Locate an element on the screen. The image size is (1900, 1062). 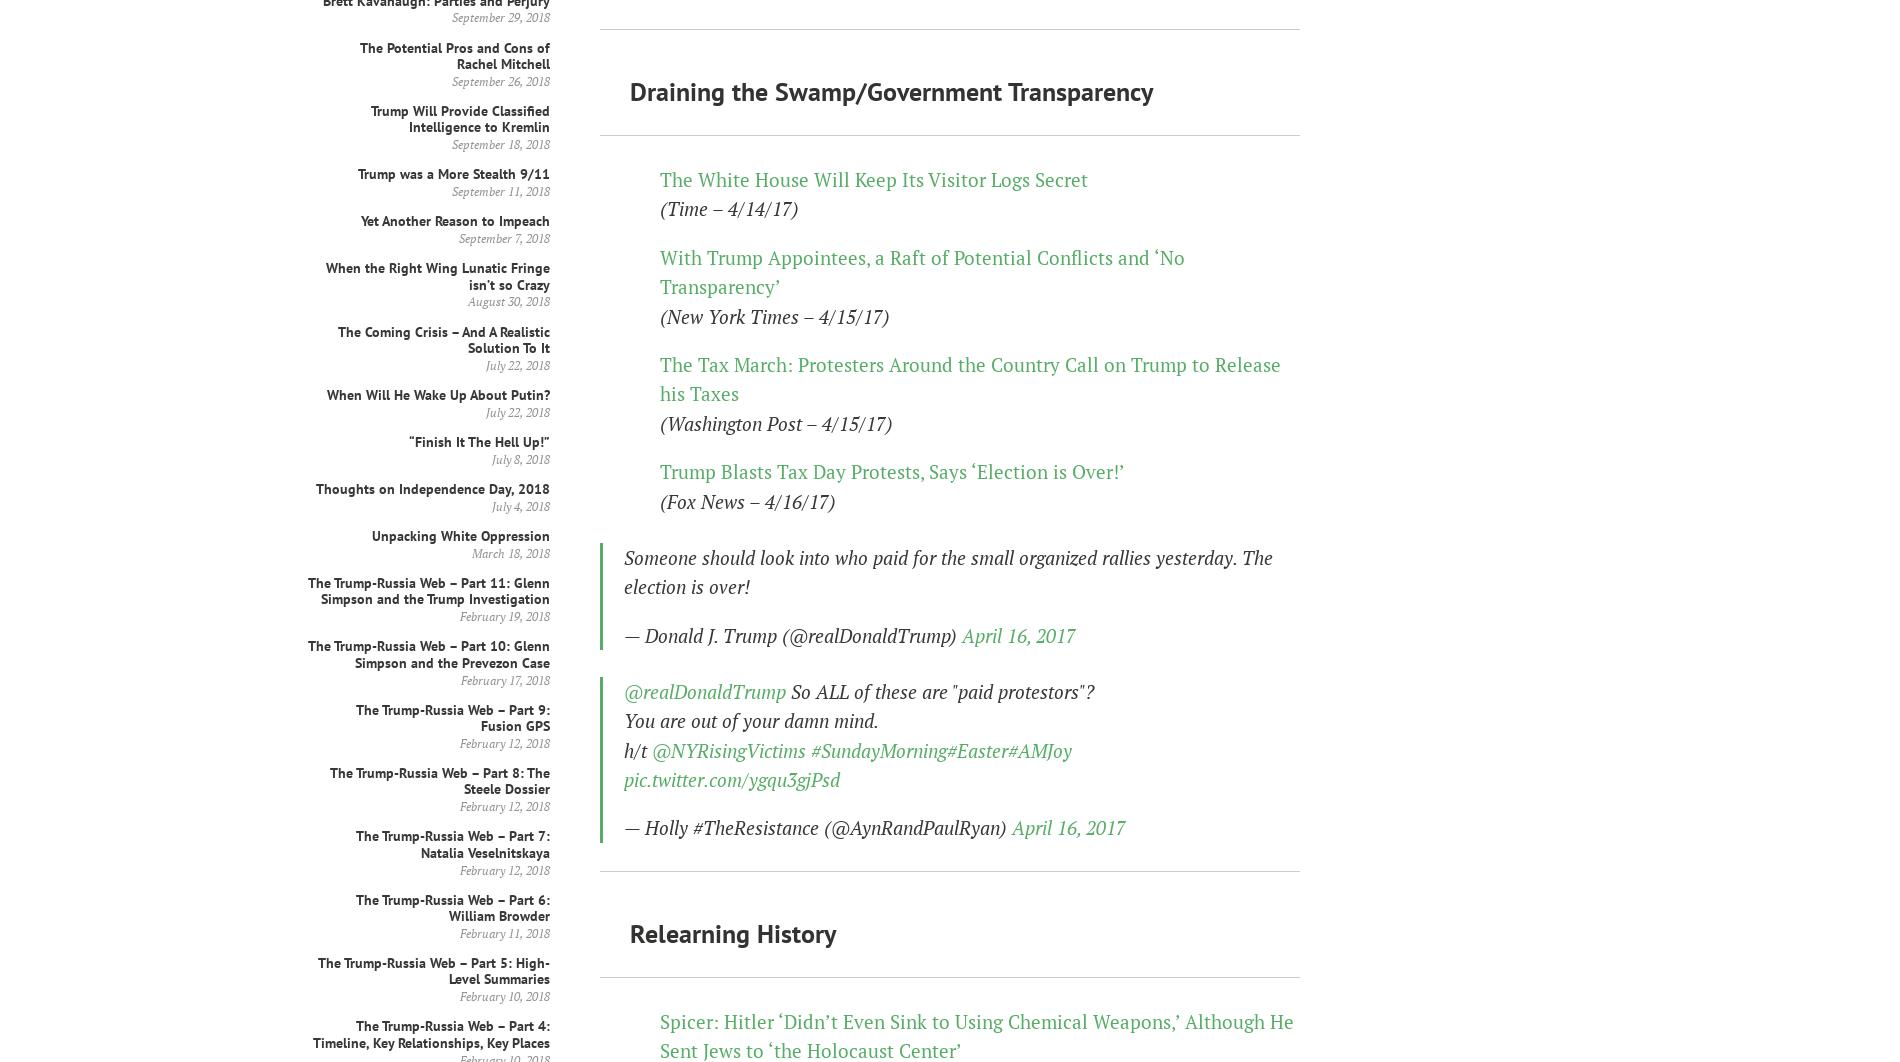
'February 11, 2018' is located at coordinates (458, 931).